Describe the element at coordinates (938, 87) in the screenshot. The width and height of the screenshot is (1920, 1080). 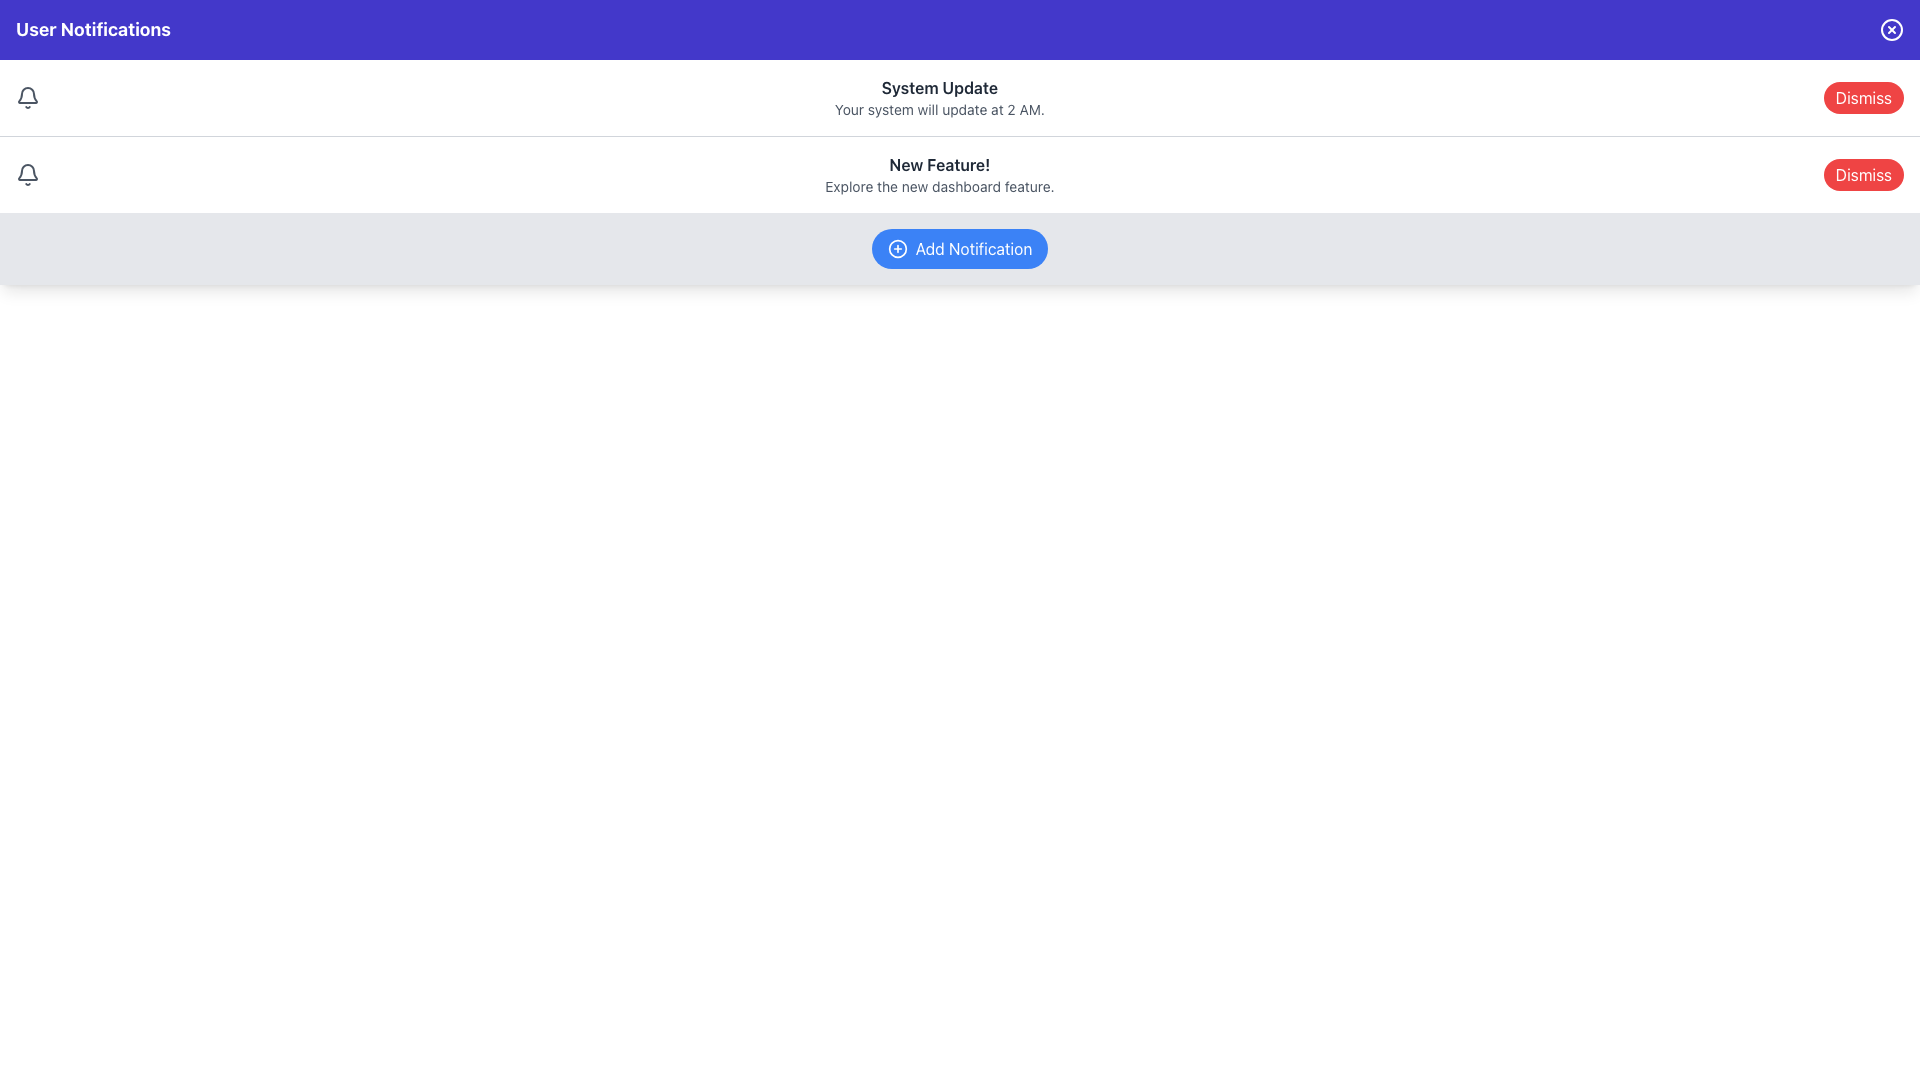
I see `text from the title or subject heading of the notification message located at the top-left part of the notification card` at that location.